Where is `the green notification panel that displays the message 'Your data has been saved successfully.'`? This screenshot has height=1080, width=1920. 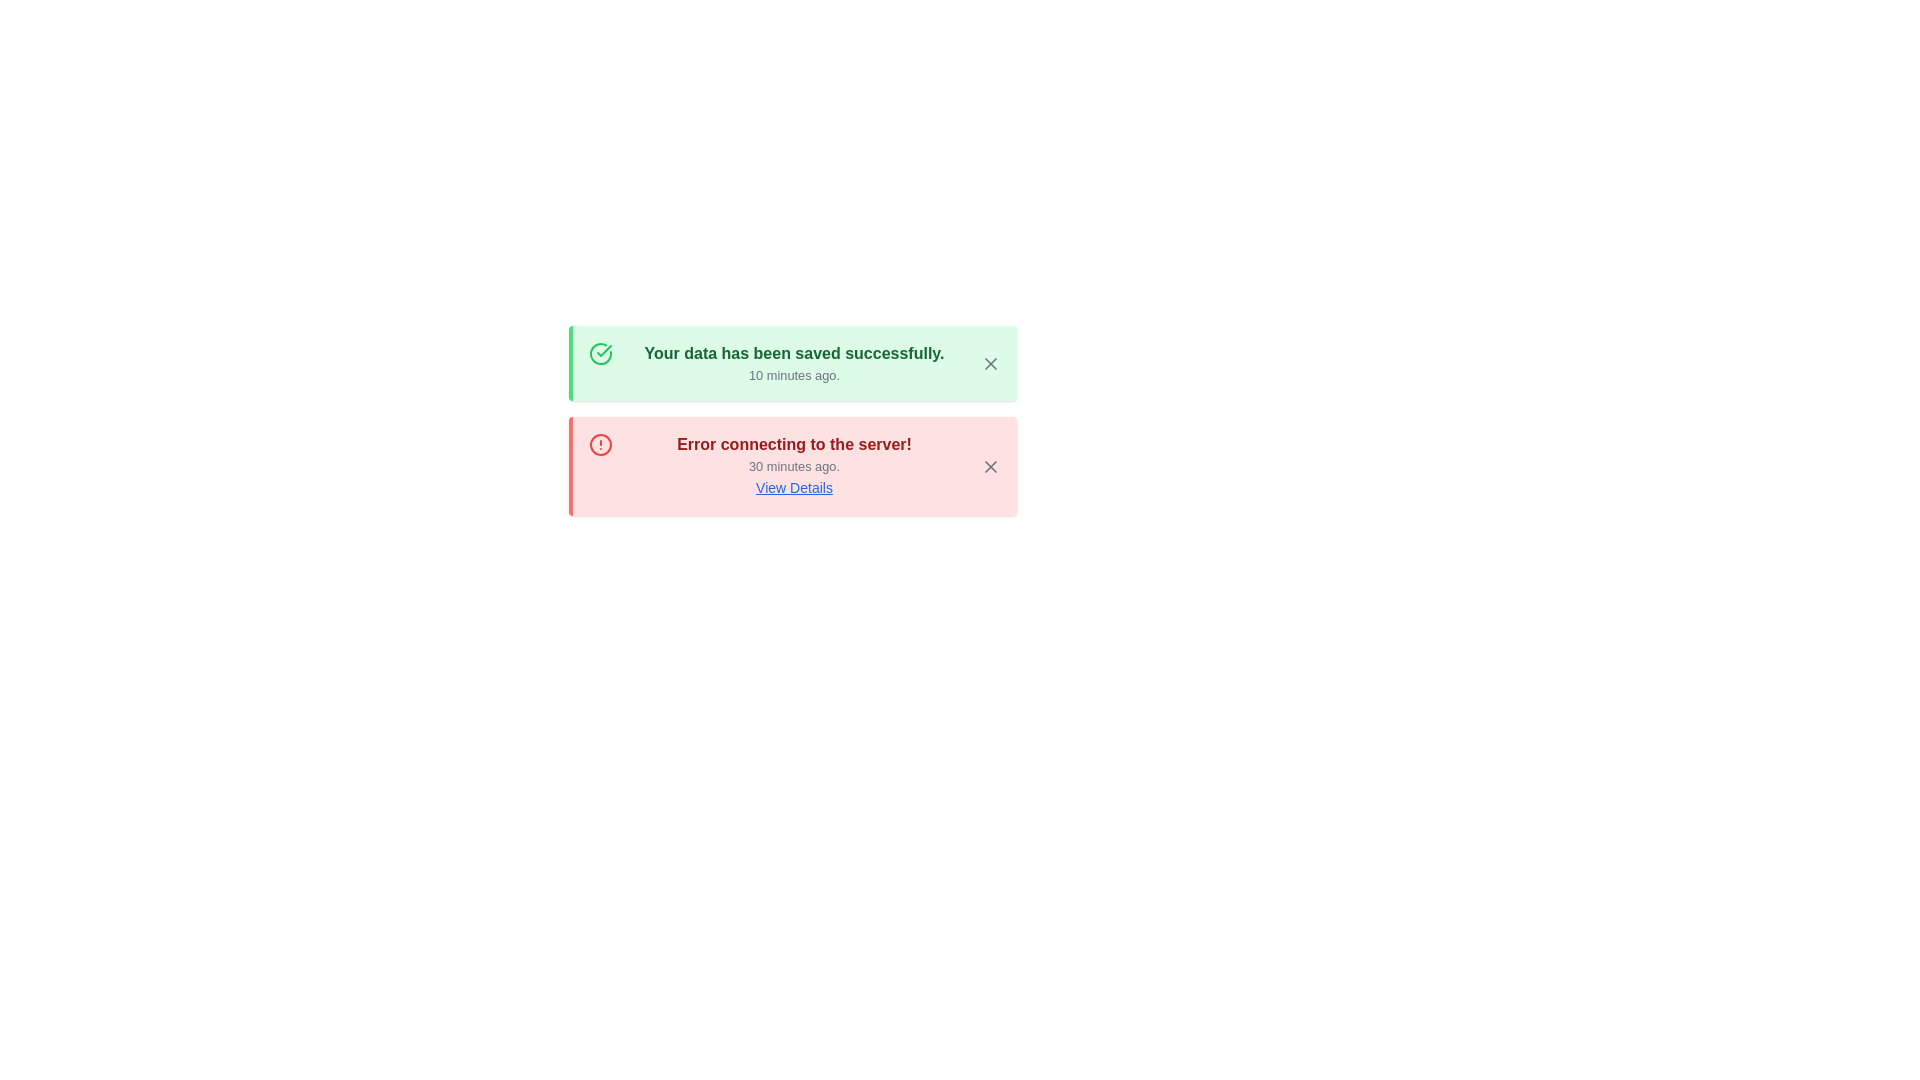
the green notification panel that displays the message 'Your data has been saved successfully.' is located at coordinates (791, 363).